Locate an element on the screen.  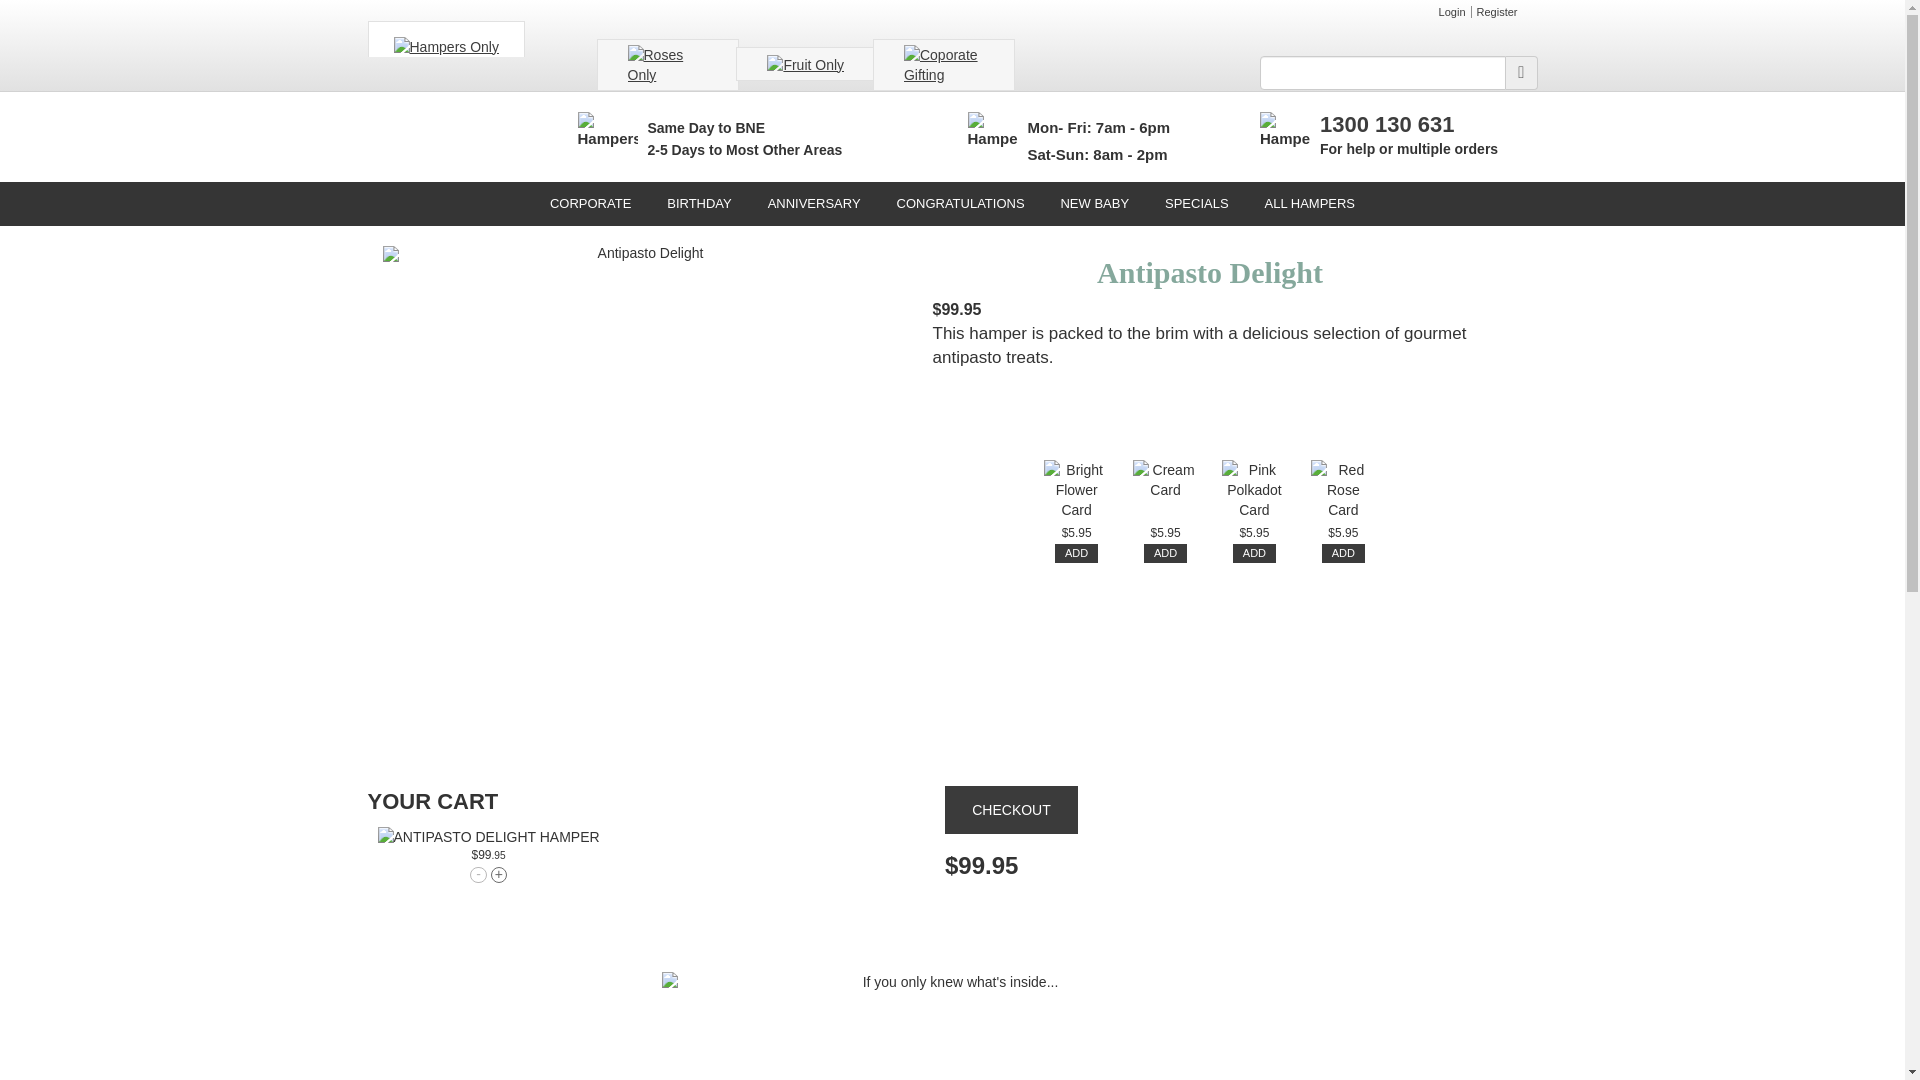
'Login' is located at coordinates (1453, 11).